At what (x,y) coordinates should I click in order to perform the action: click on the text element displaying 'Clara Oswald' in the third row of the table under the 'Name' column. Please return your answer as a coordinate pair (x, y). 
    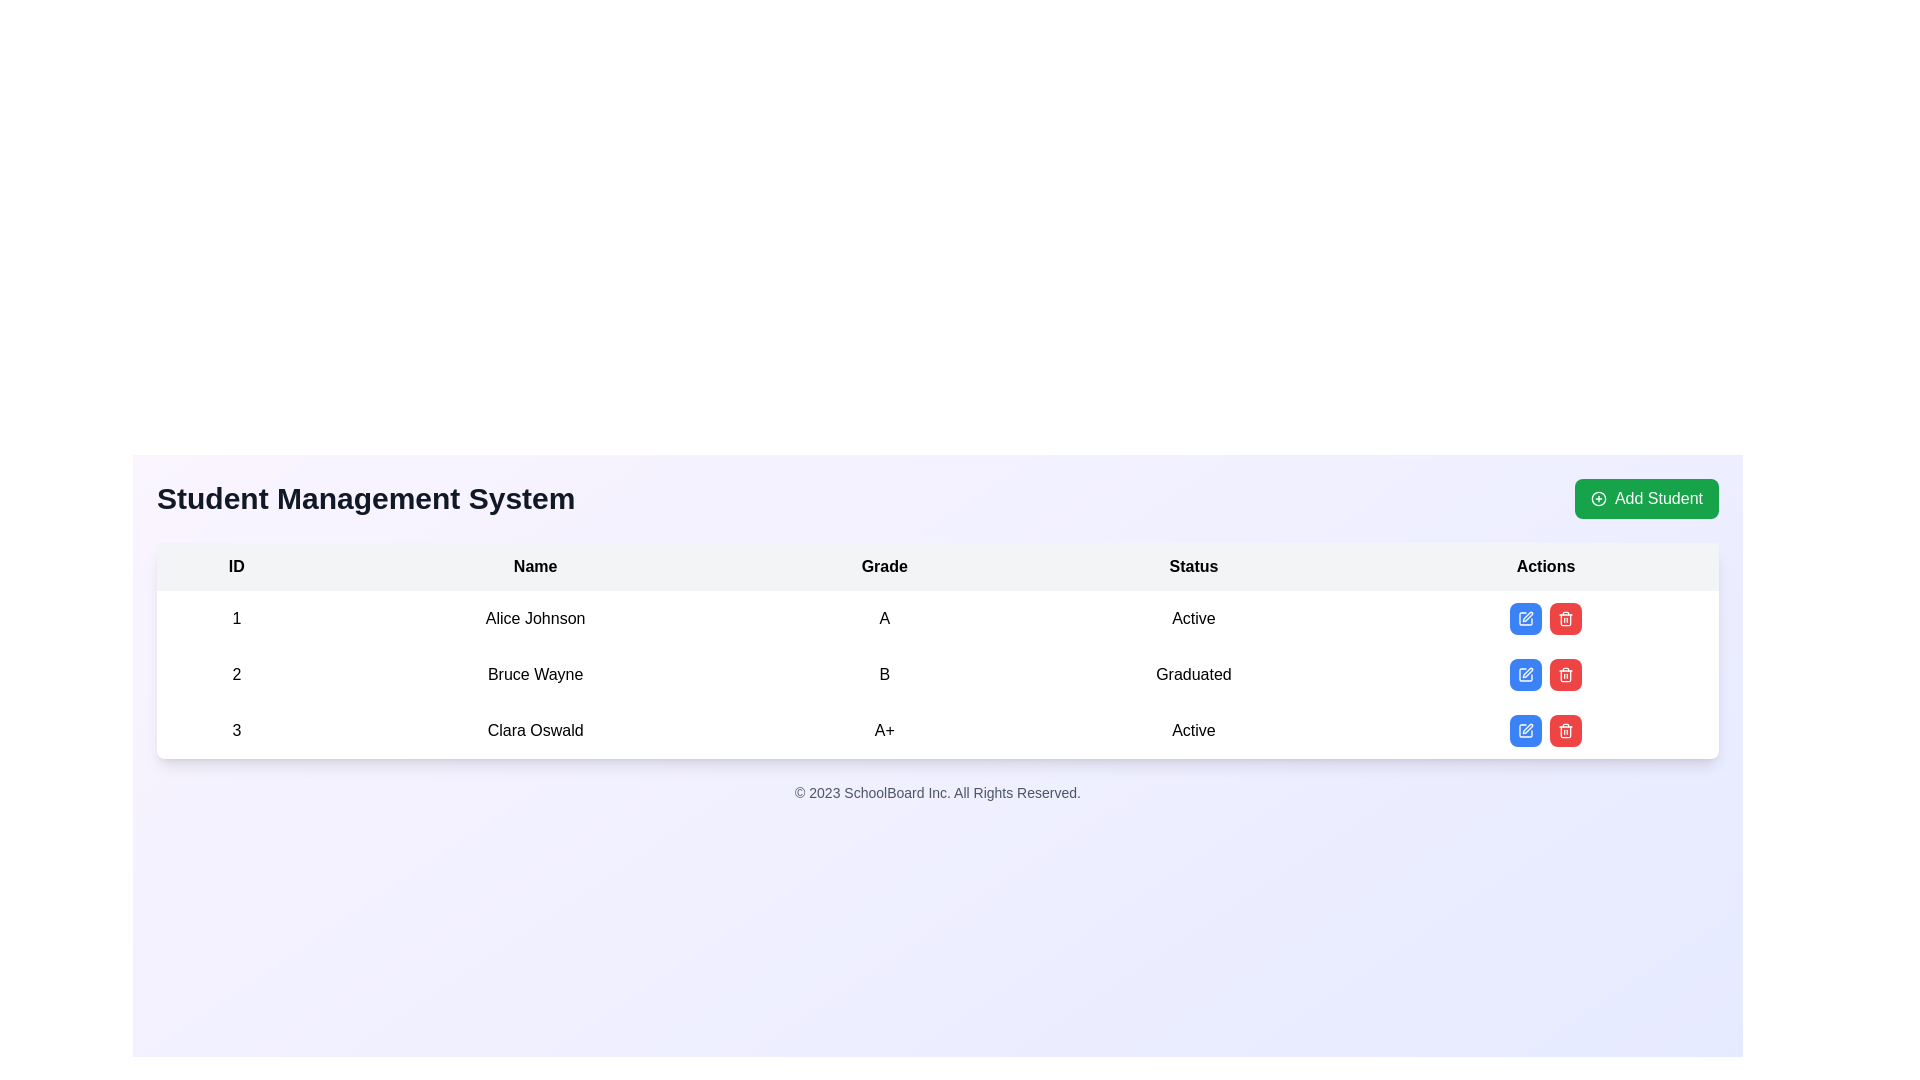
    Looking at the image, I should click on (535, 731).